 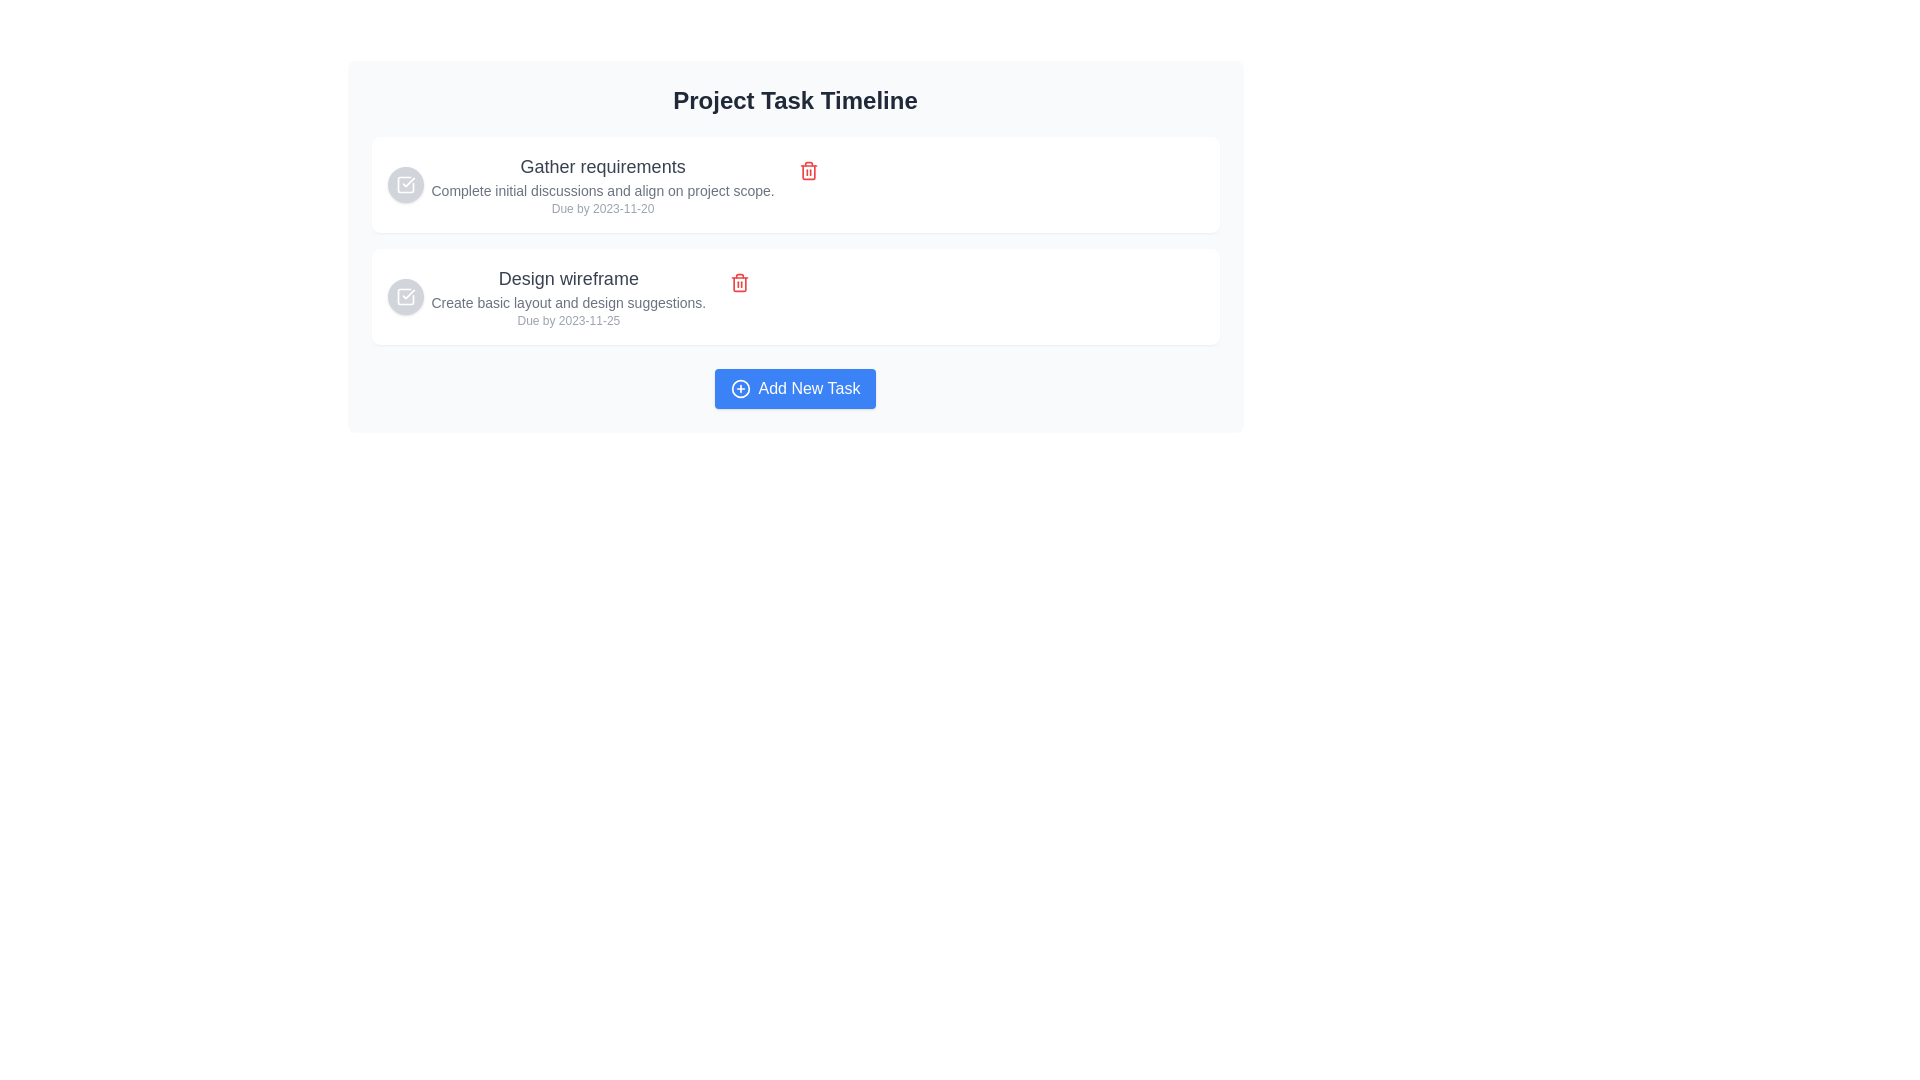 I want to click on the circular gray button with a white checkmark icon located to the left of the text 'Create basic layout and design suggestions. Due by 2023-11-25.', so click(x=404, y=297).